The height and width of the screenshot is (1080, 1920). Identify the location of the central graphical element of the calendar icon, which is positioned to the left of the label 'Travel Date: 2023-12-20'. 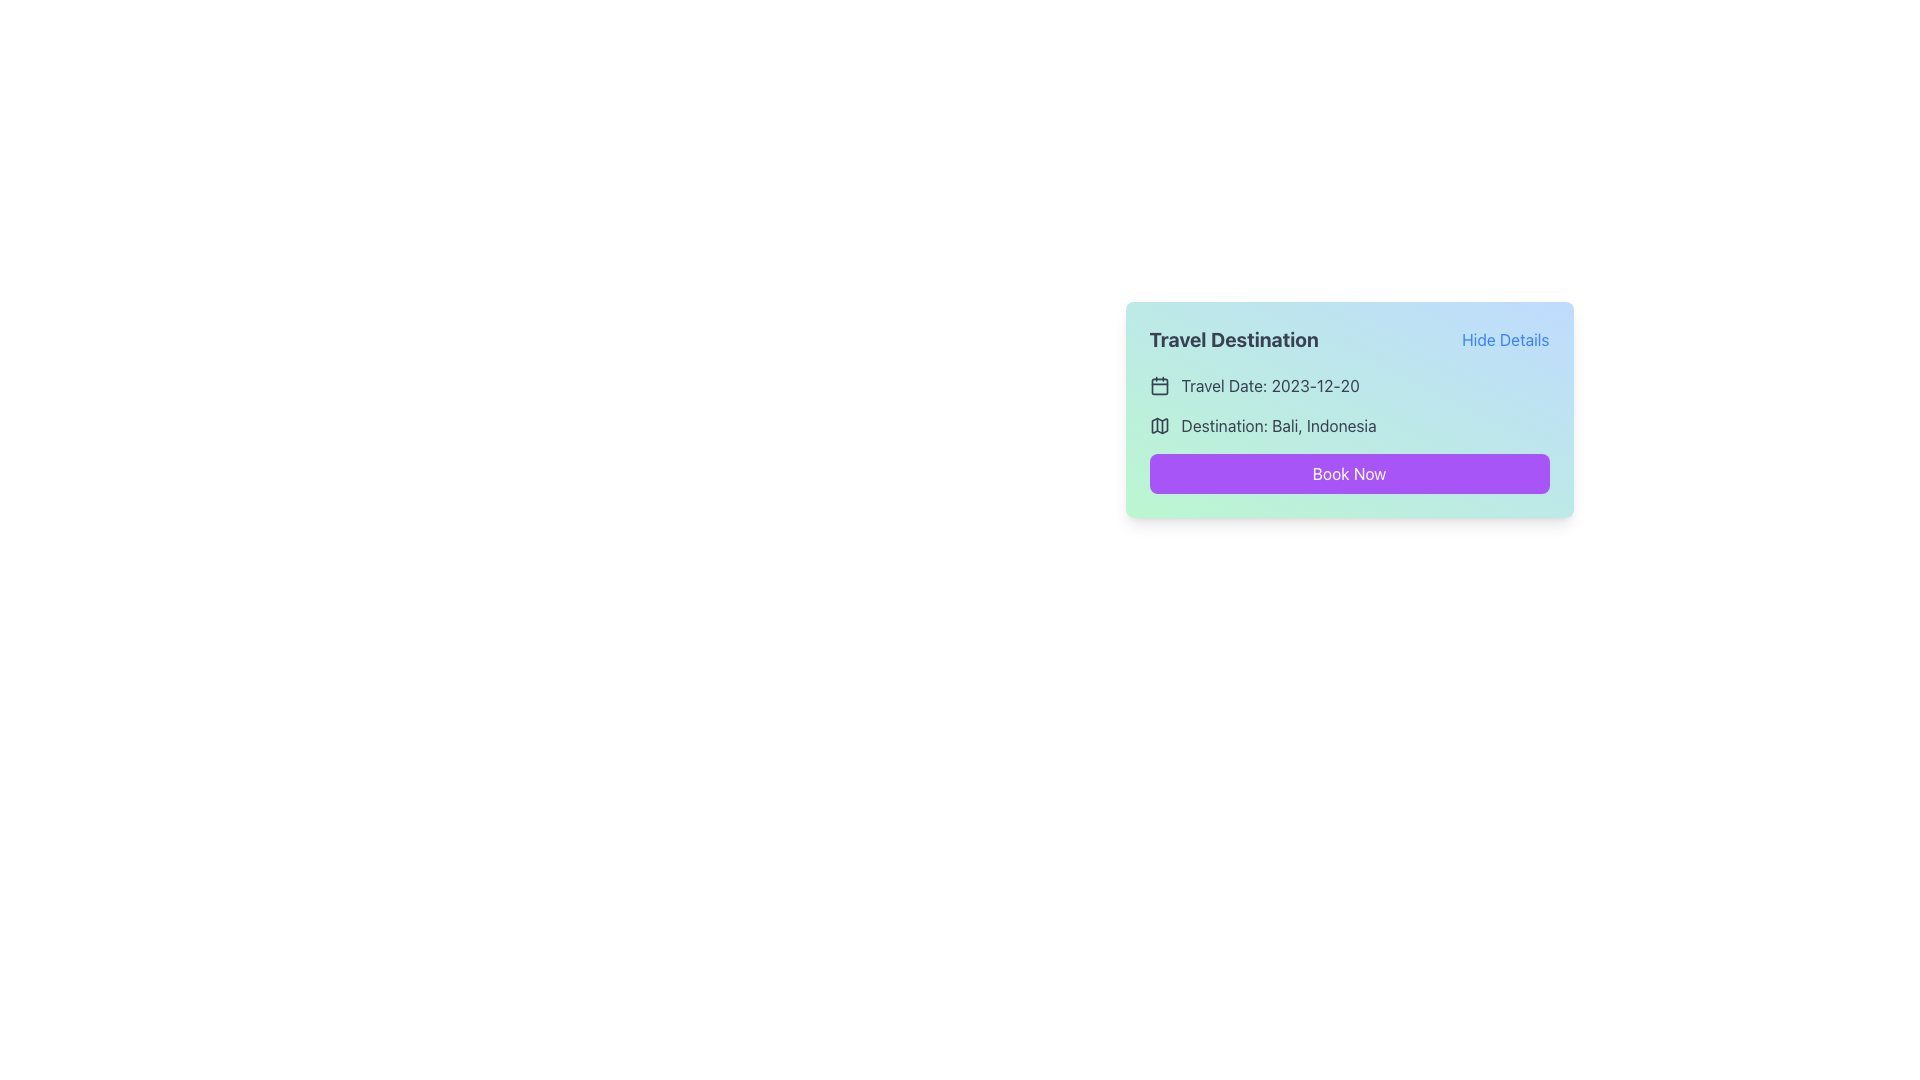
(1159, 386).